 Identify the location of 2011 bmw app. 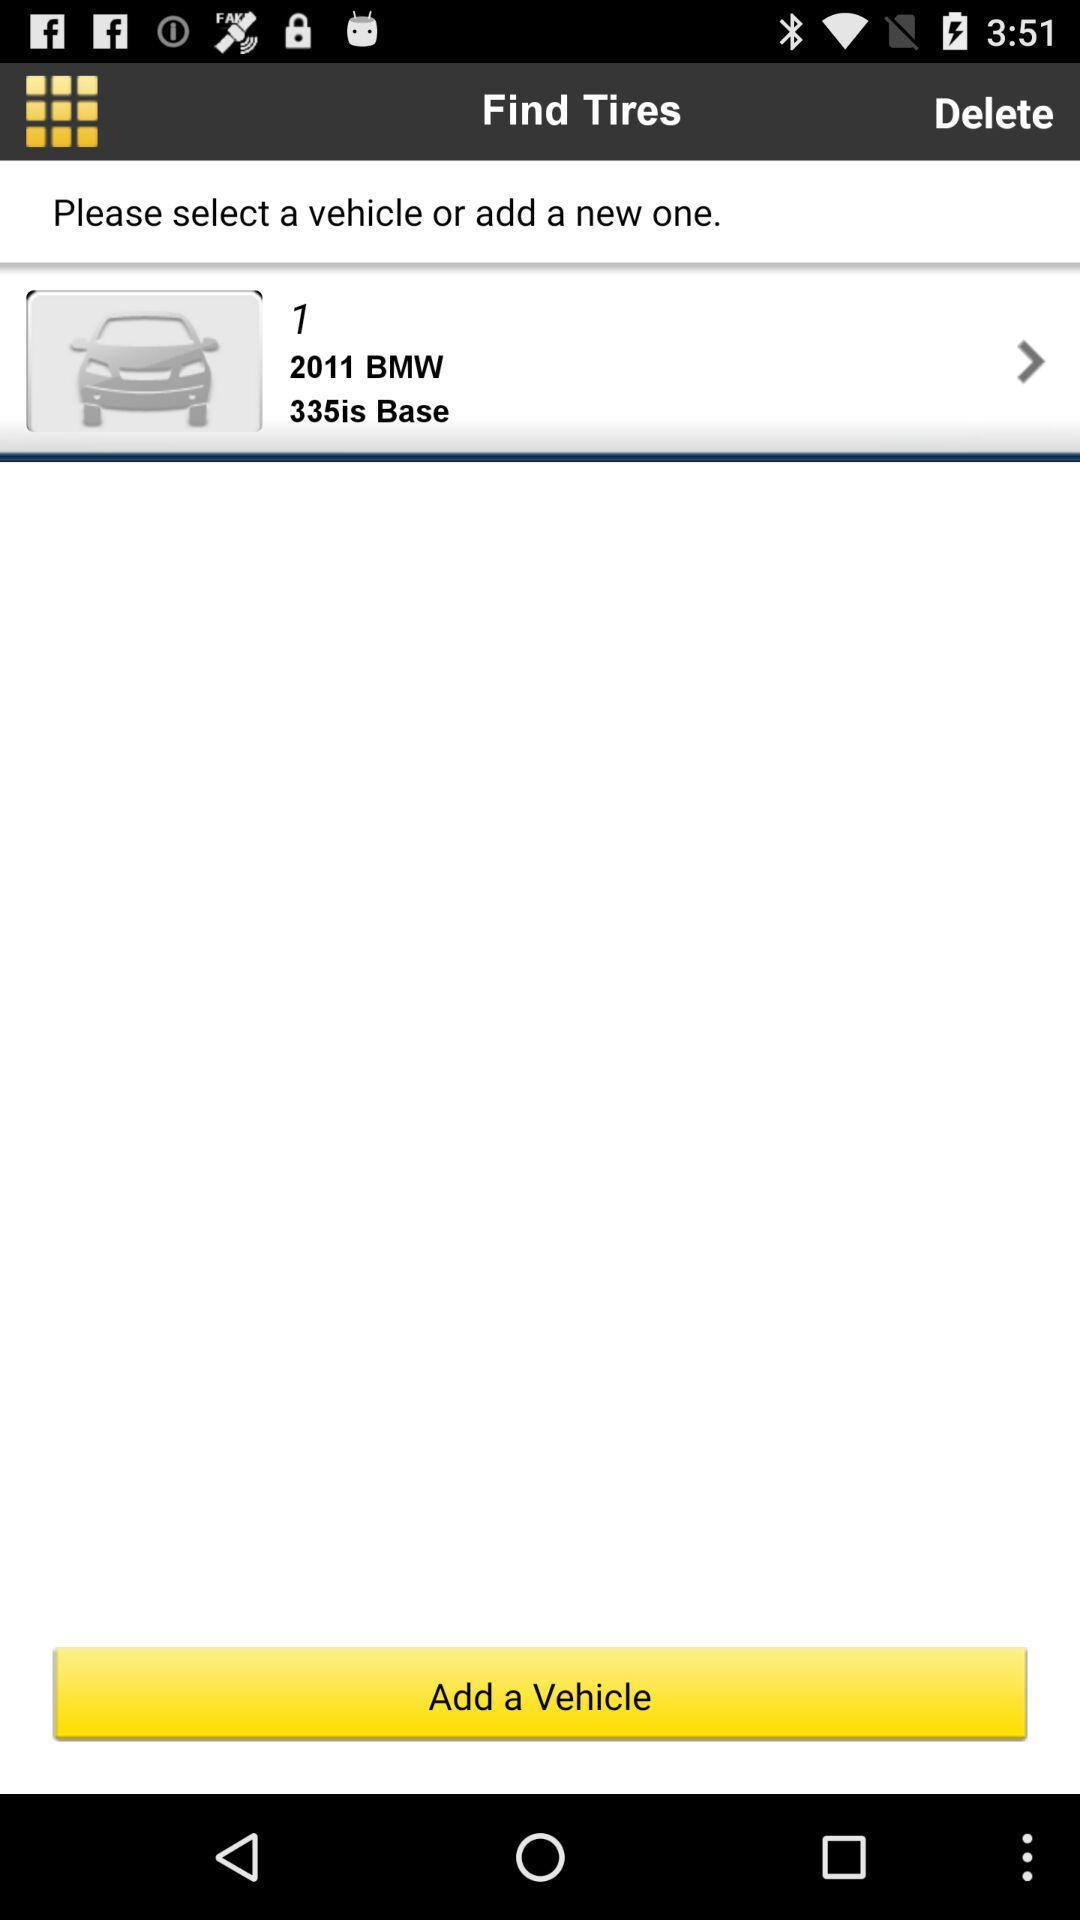
(648, 367).